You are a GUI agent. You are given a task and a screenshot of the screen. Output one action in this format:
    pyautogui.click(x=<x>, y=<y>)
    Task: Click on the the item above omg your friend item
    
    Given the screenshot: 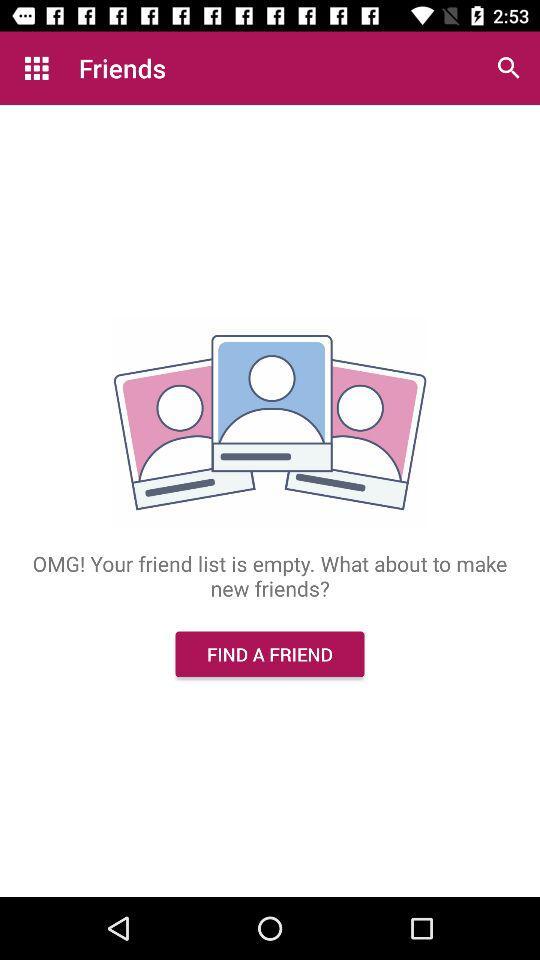 What is the action you would take?
    pyautogui.click(x=36, y=68)
    